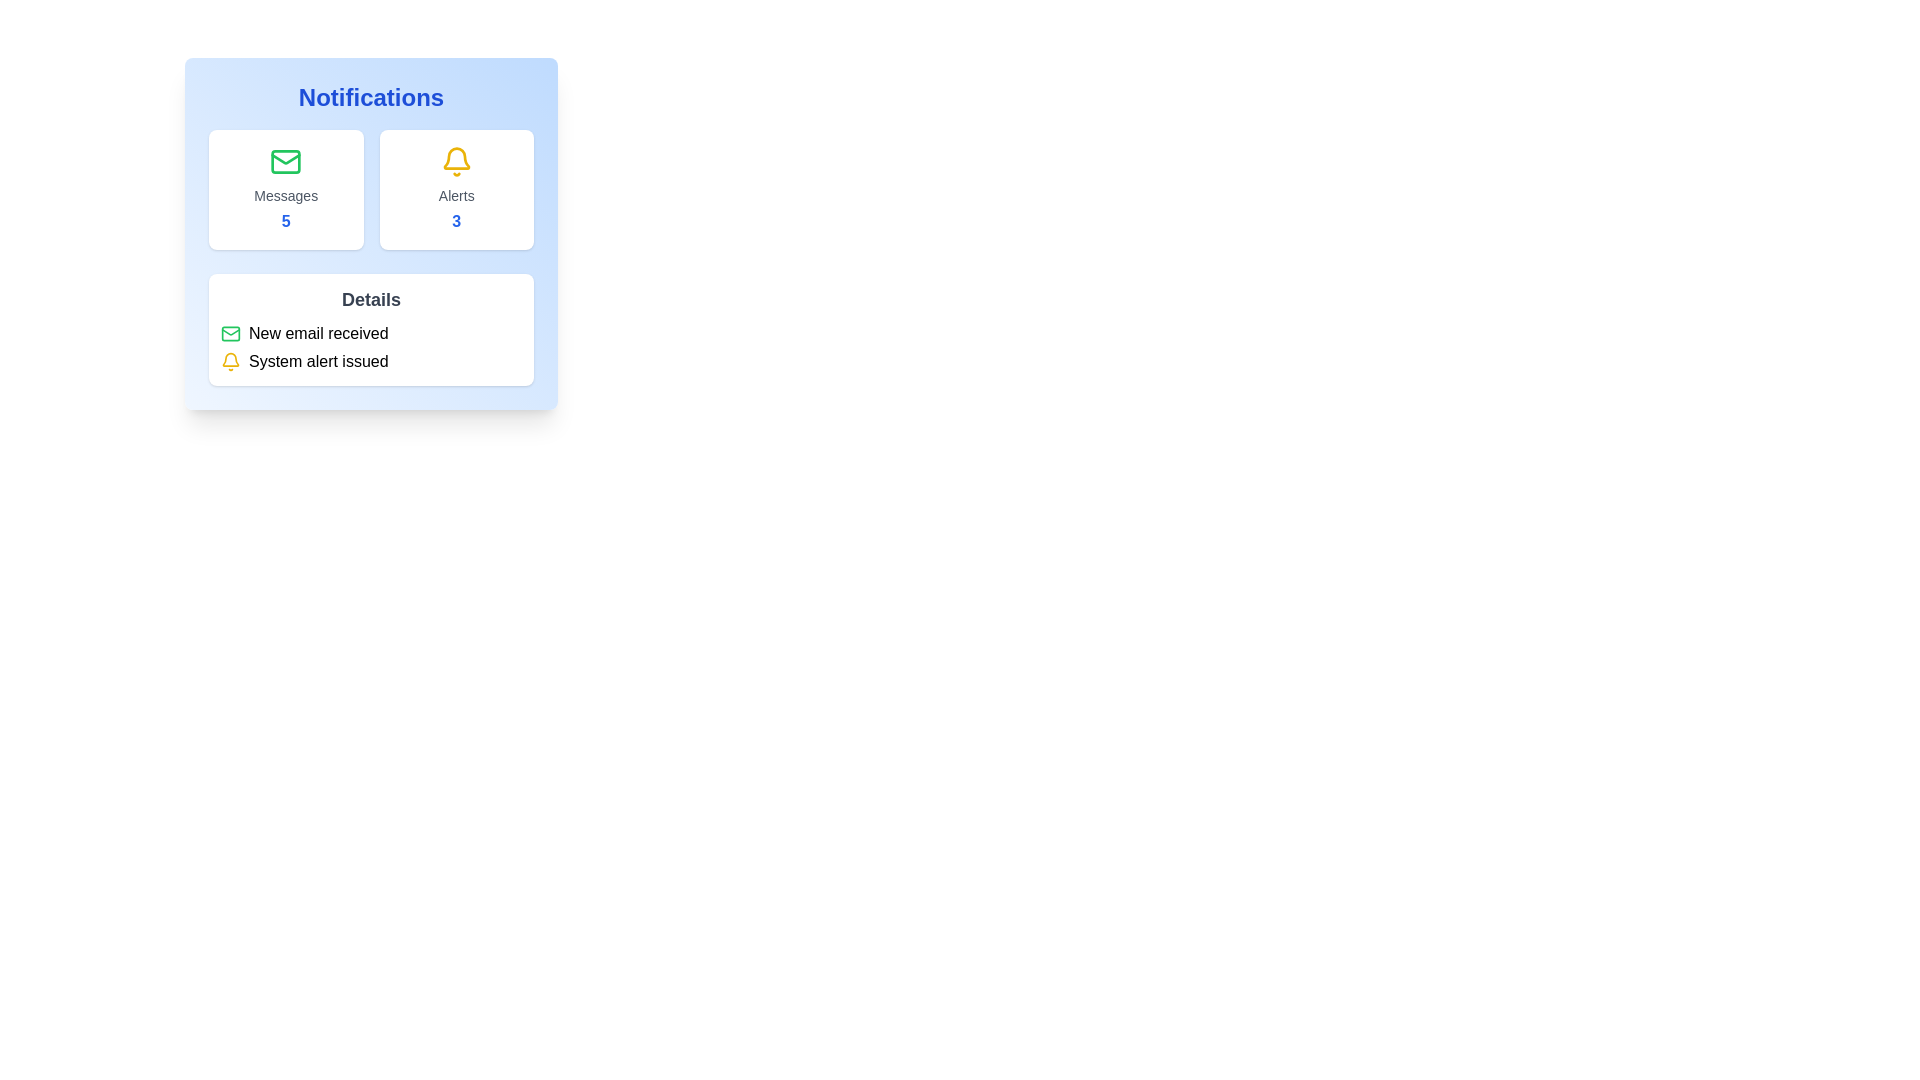 The image size is (1920, 1080). I want to click on text displayed in the 'Alerts' label, which is styled in gray and positioned below the yellow bell icon within the notification panel, so click(455, 196).